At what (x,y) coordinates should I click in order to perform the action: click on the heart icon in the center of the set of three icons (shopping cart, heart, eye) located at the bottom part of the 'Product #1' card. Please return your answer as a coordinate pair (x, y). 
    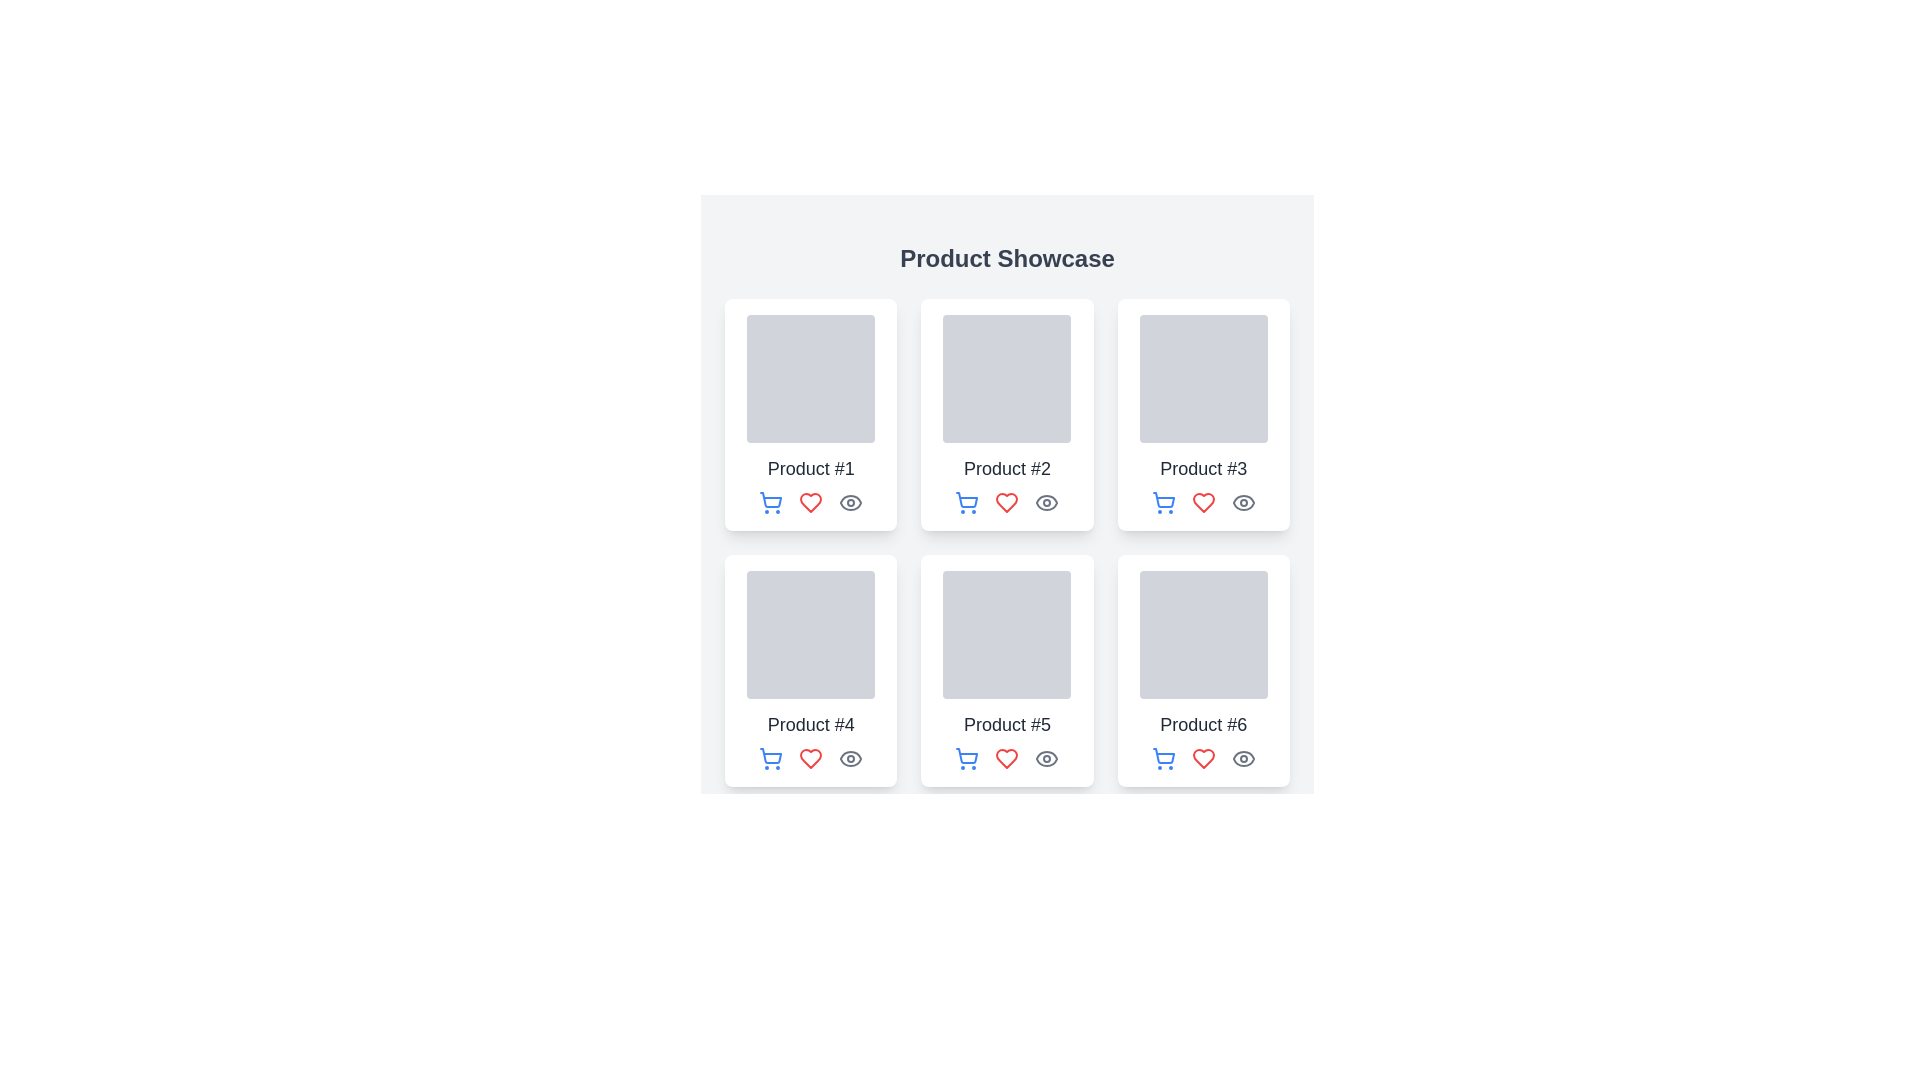
    Looking at the image, I should click on (811, 501).